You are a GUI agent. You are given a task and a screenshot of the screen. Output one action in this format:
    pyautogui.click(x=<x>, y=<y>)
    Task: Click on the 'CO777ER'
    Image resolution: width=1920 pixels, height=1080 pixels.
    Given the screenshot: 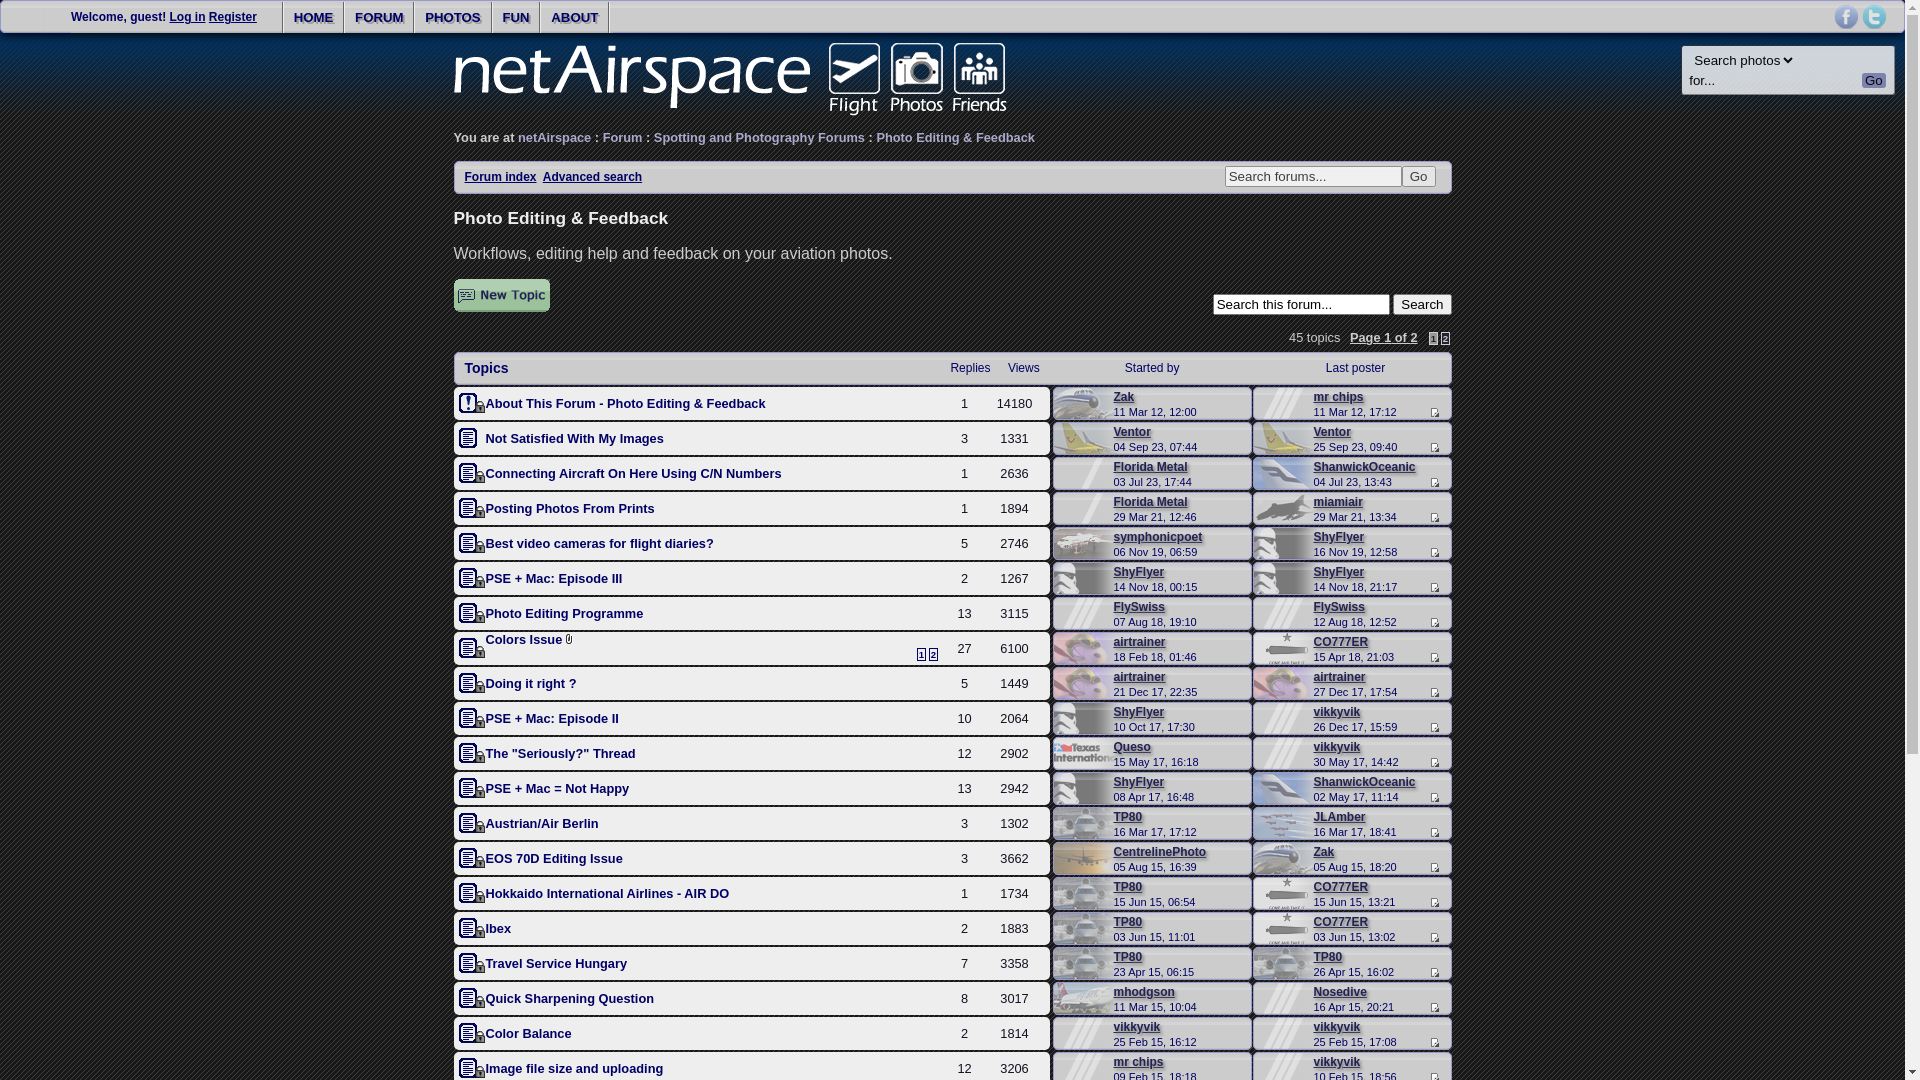 What is the action you would take?
    pyautogui.click(x=1341, y=886)
    